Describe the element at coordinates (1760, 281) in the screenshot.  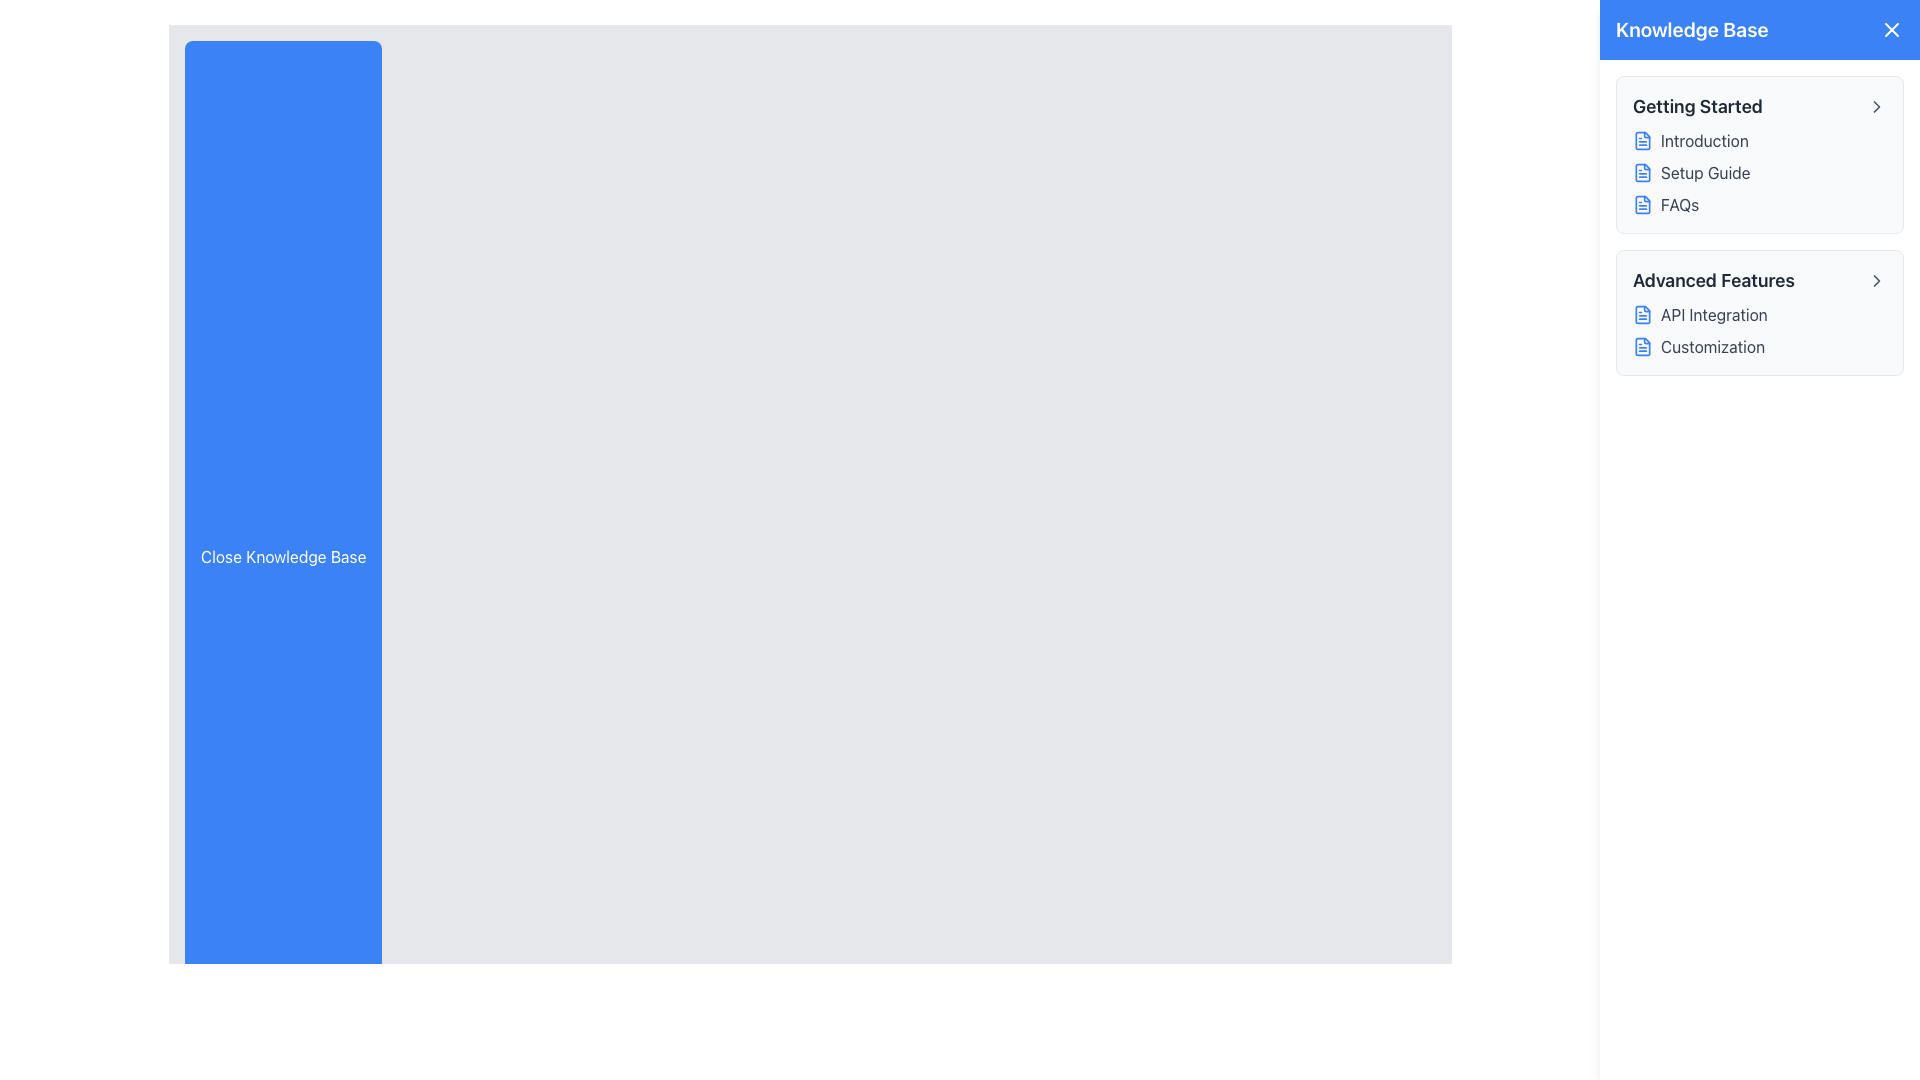
I see `the 'Advanced Features' list item with a right-facing chevron icon` at that location.